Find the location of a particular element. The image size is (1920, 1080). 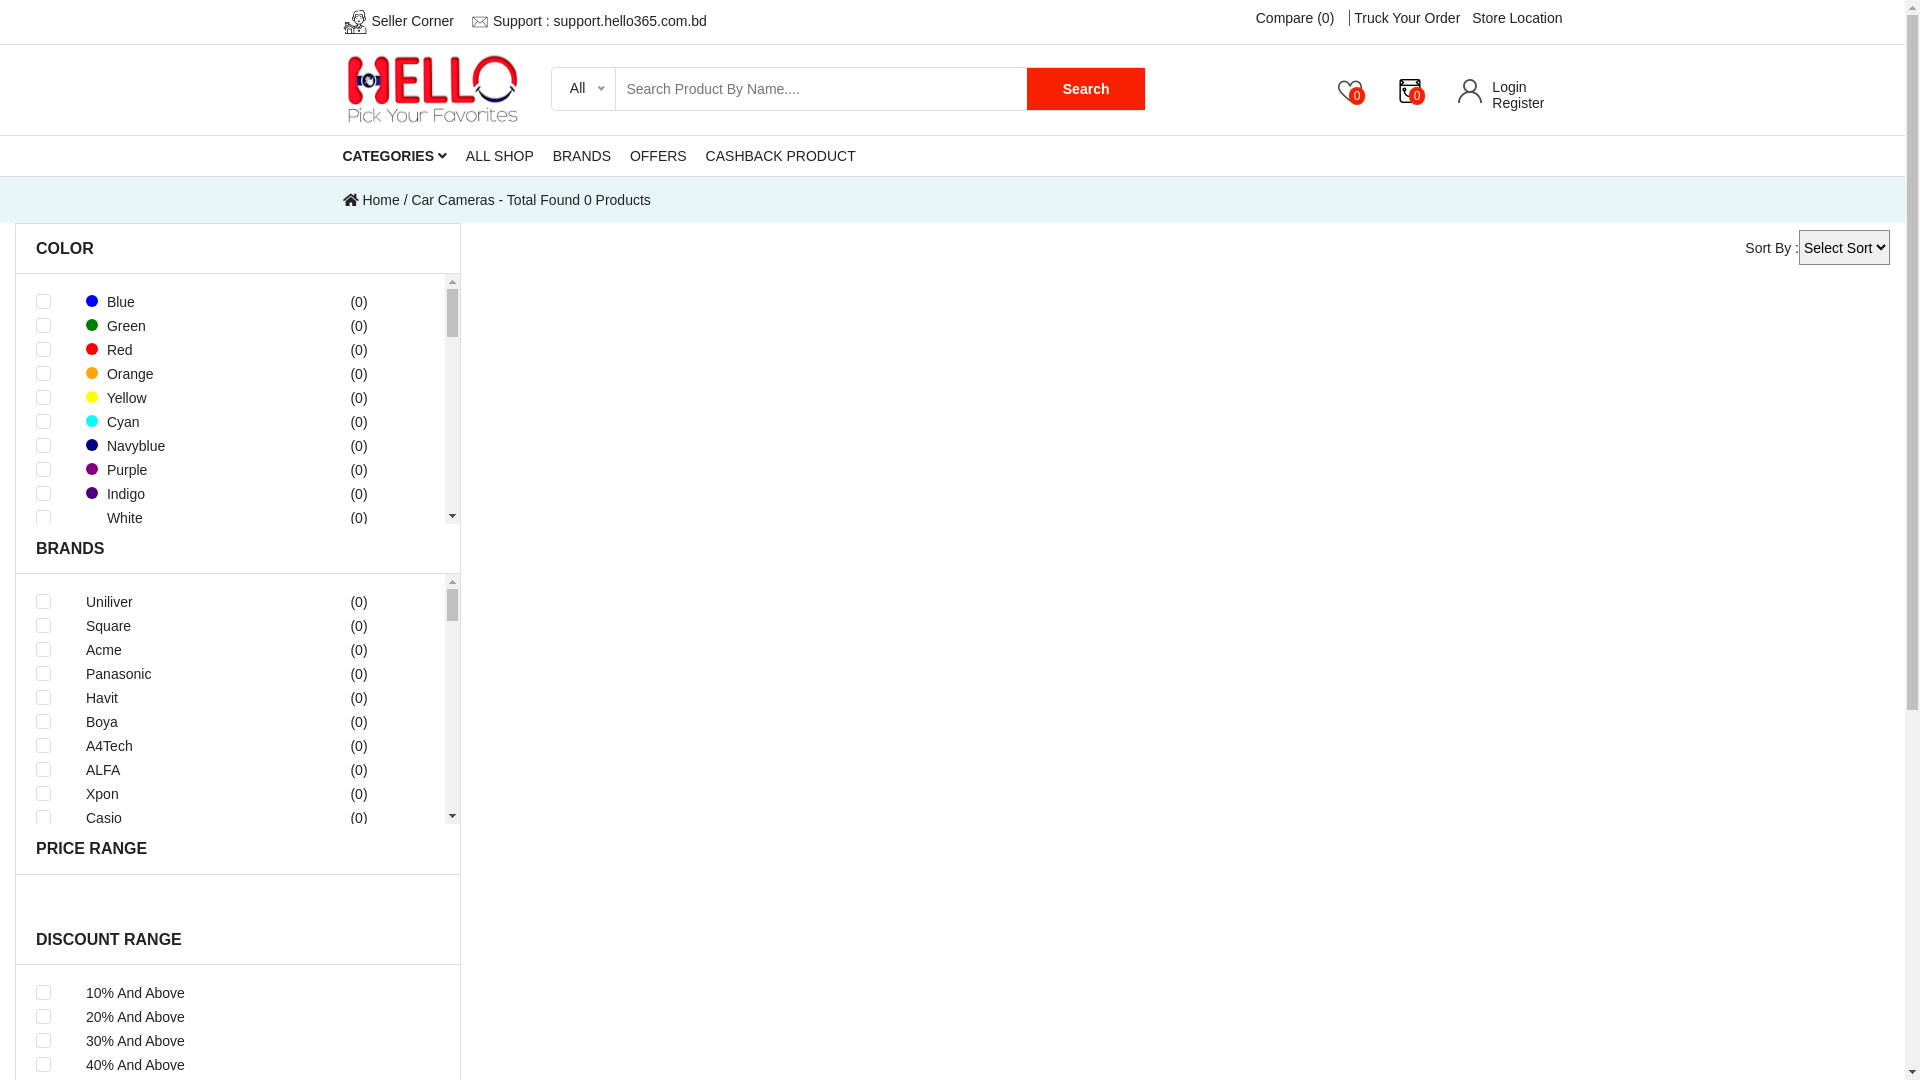

'Cyan' is located at coordinates (35, 420).